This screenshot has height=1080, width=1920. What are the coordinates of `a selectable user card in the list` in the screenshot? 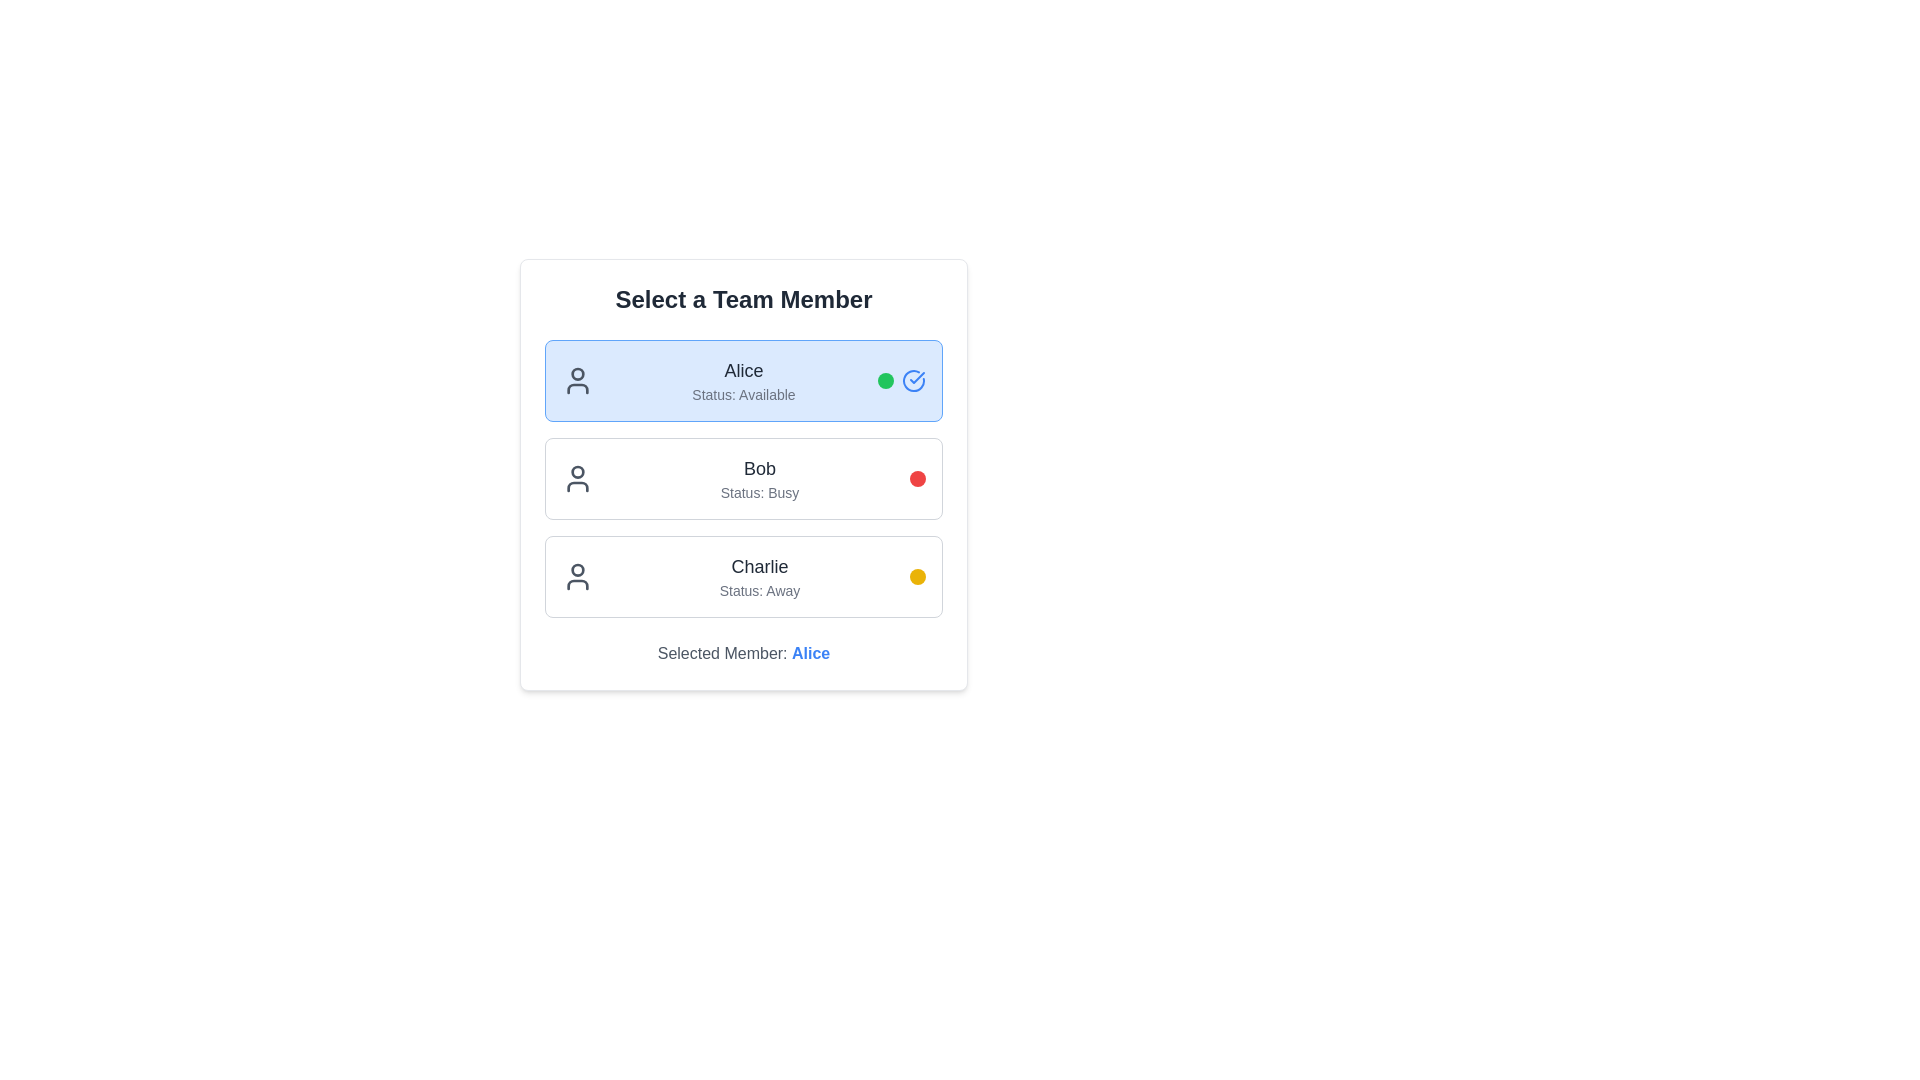 It's located at (743, 478).